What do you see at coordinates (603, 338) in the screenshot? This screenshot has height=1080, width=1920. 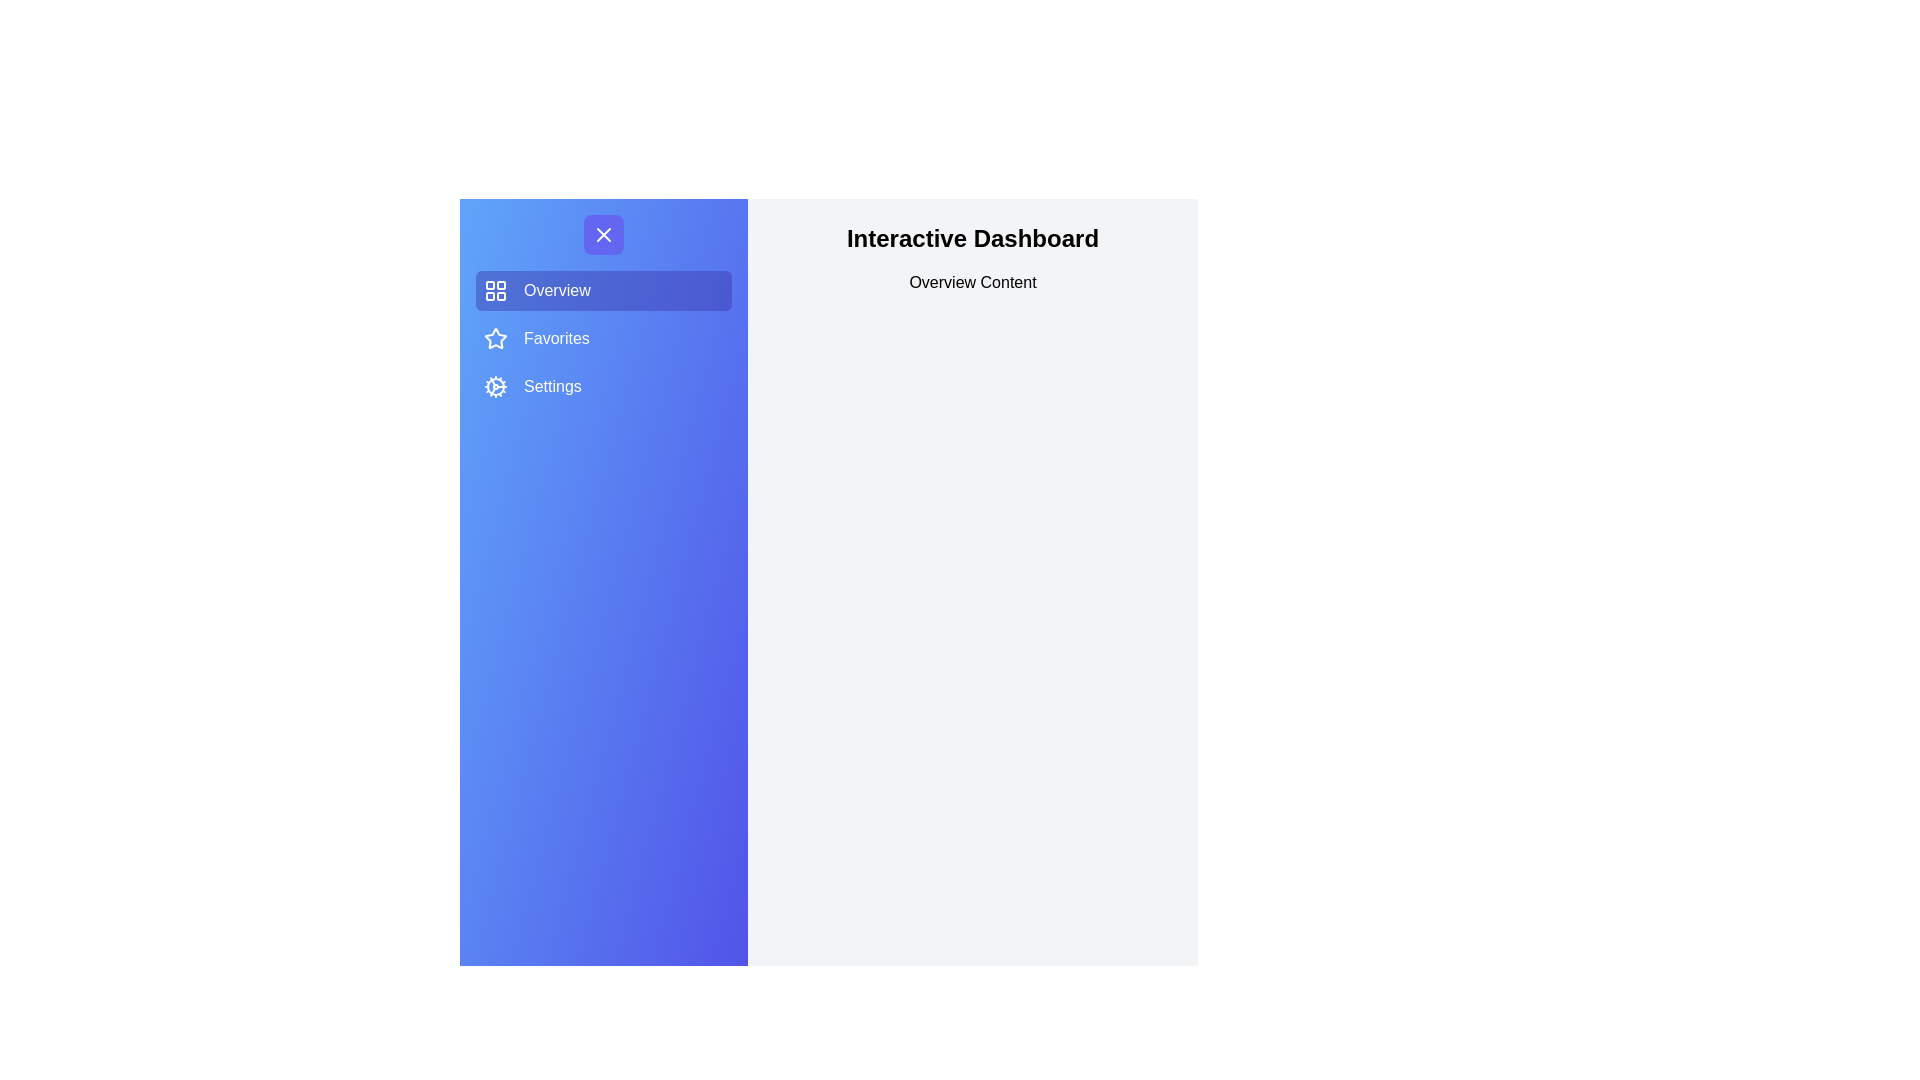 I see `the menu item labeled Favorites to observe its hover effect` at bounding box center [603, 338].